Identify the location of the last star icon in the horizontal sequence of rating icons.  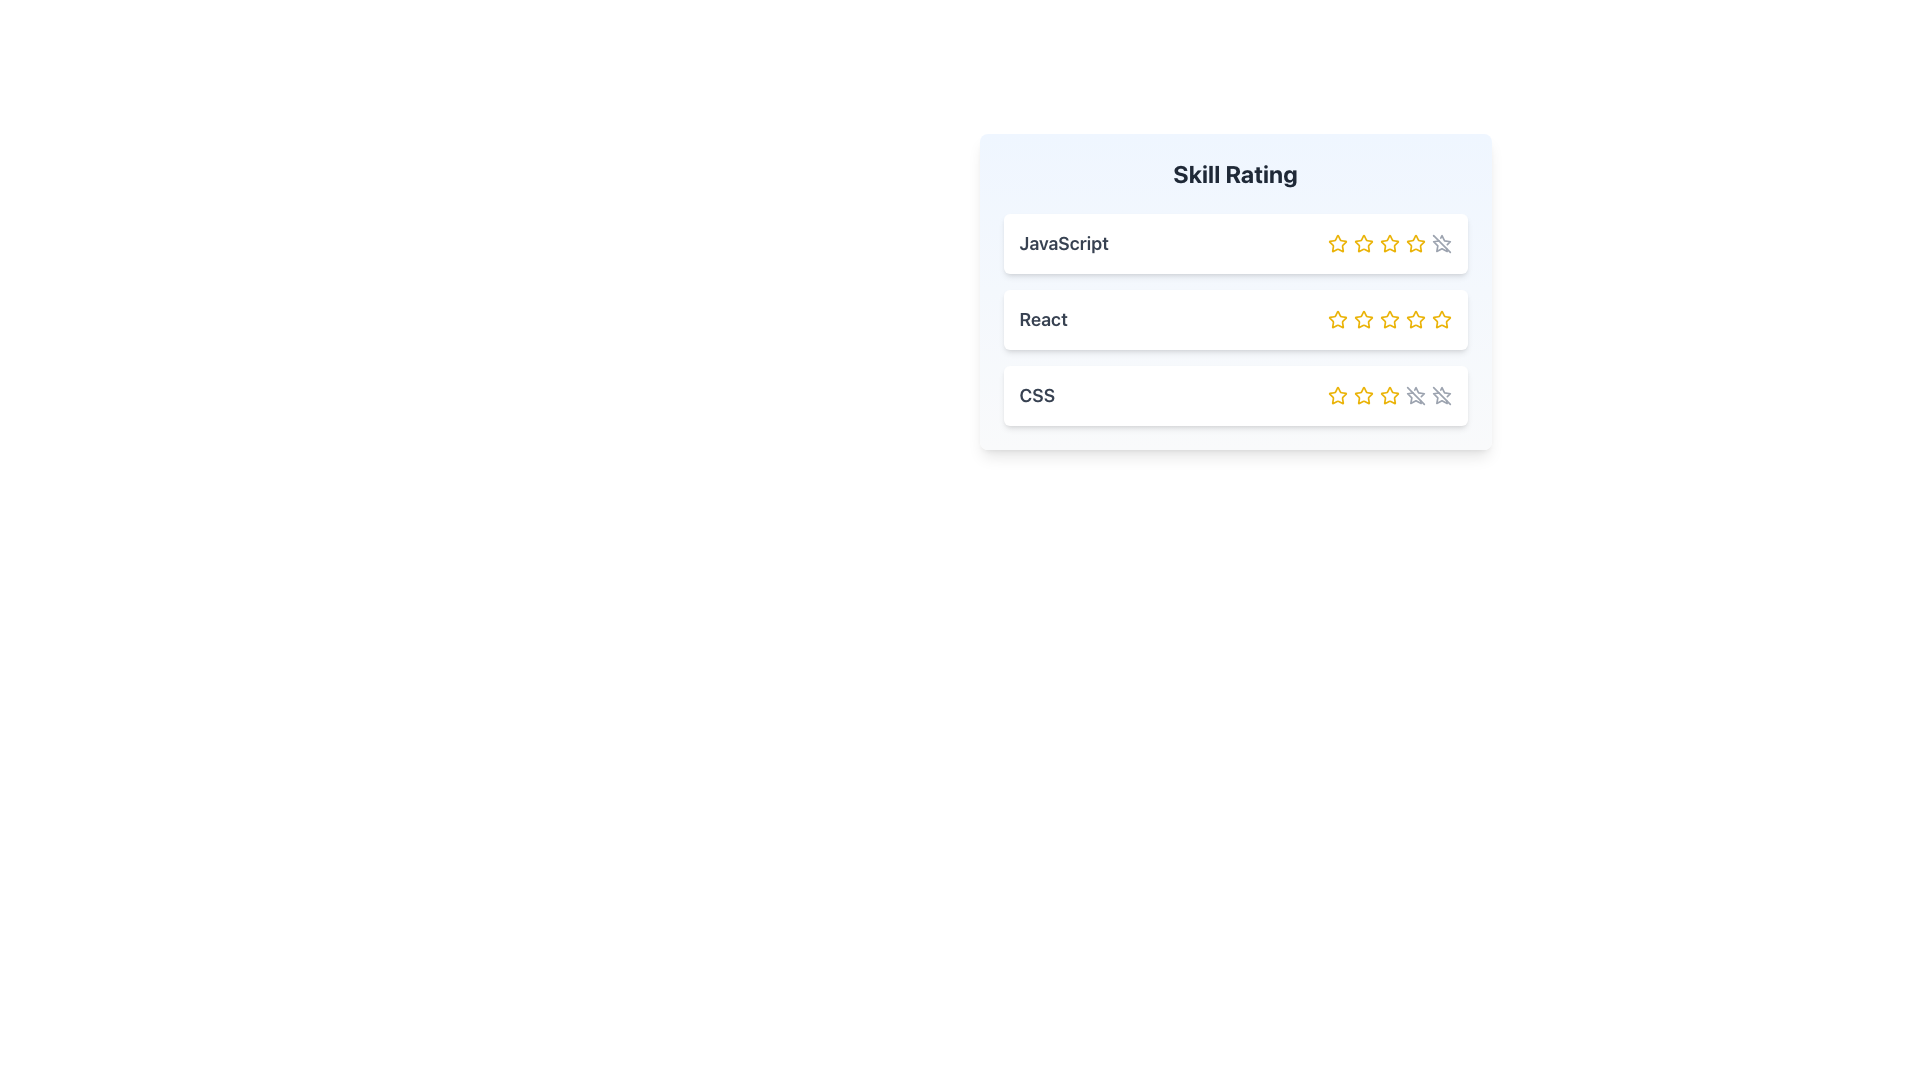
(1414, 396).